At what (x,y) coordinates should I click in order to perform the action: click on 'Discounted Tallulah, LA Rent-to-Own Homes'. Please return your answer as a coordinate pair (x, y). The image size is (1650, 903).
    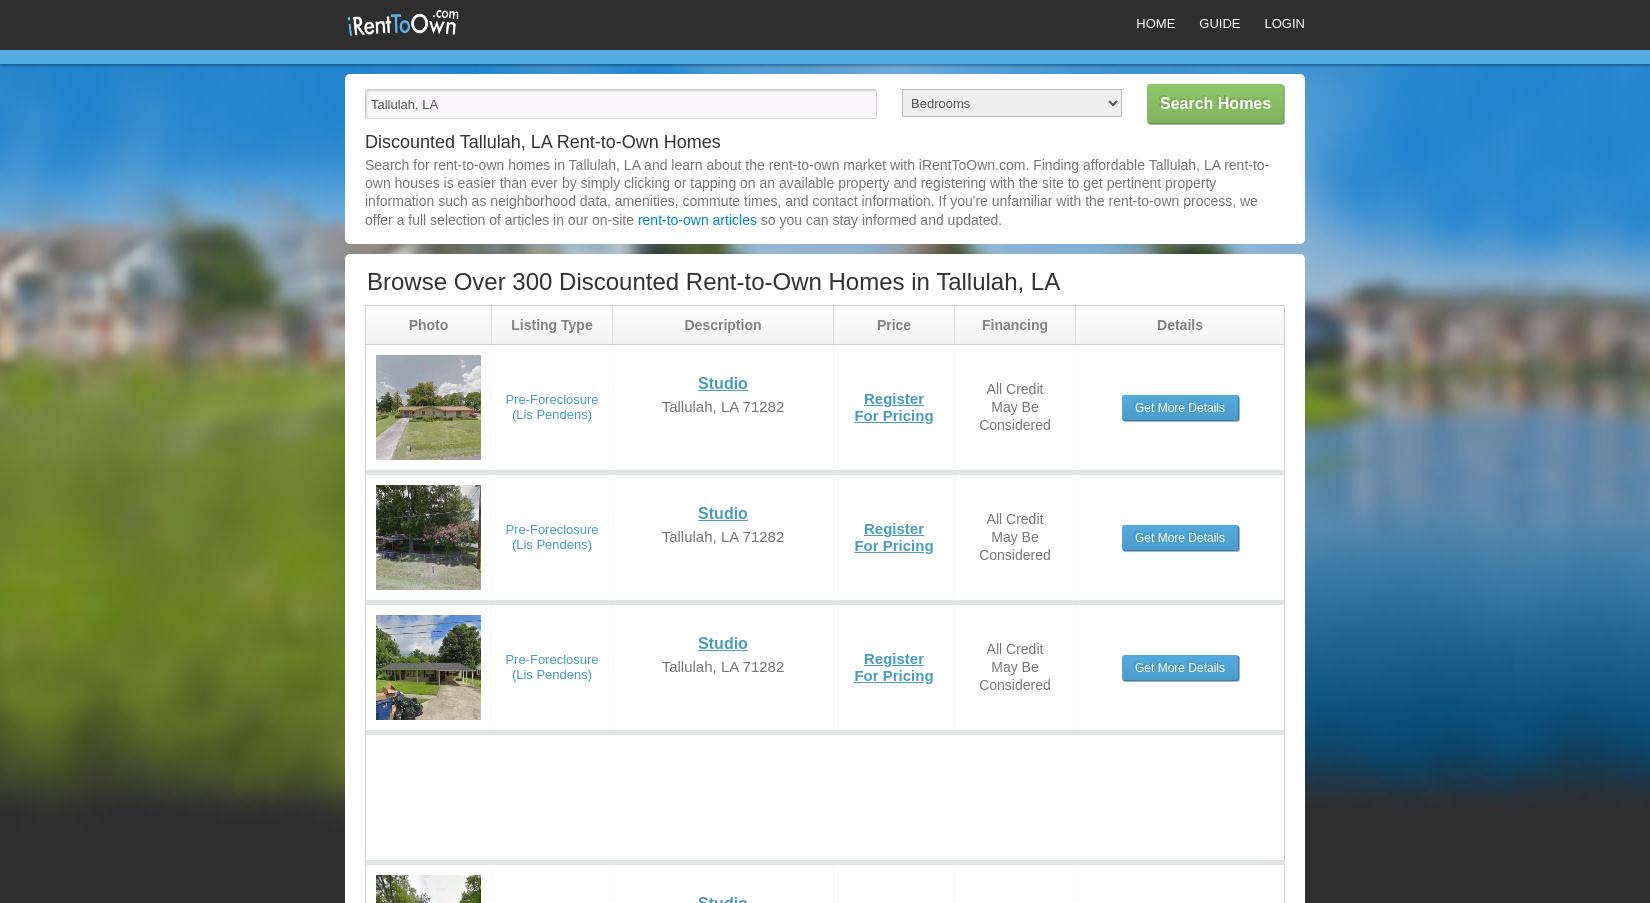
    Looking at the image, I should click on (541, 141).